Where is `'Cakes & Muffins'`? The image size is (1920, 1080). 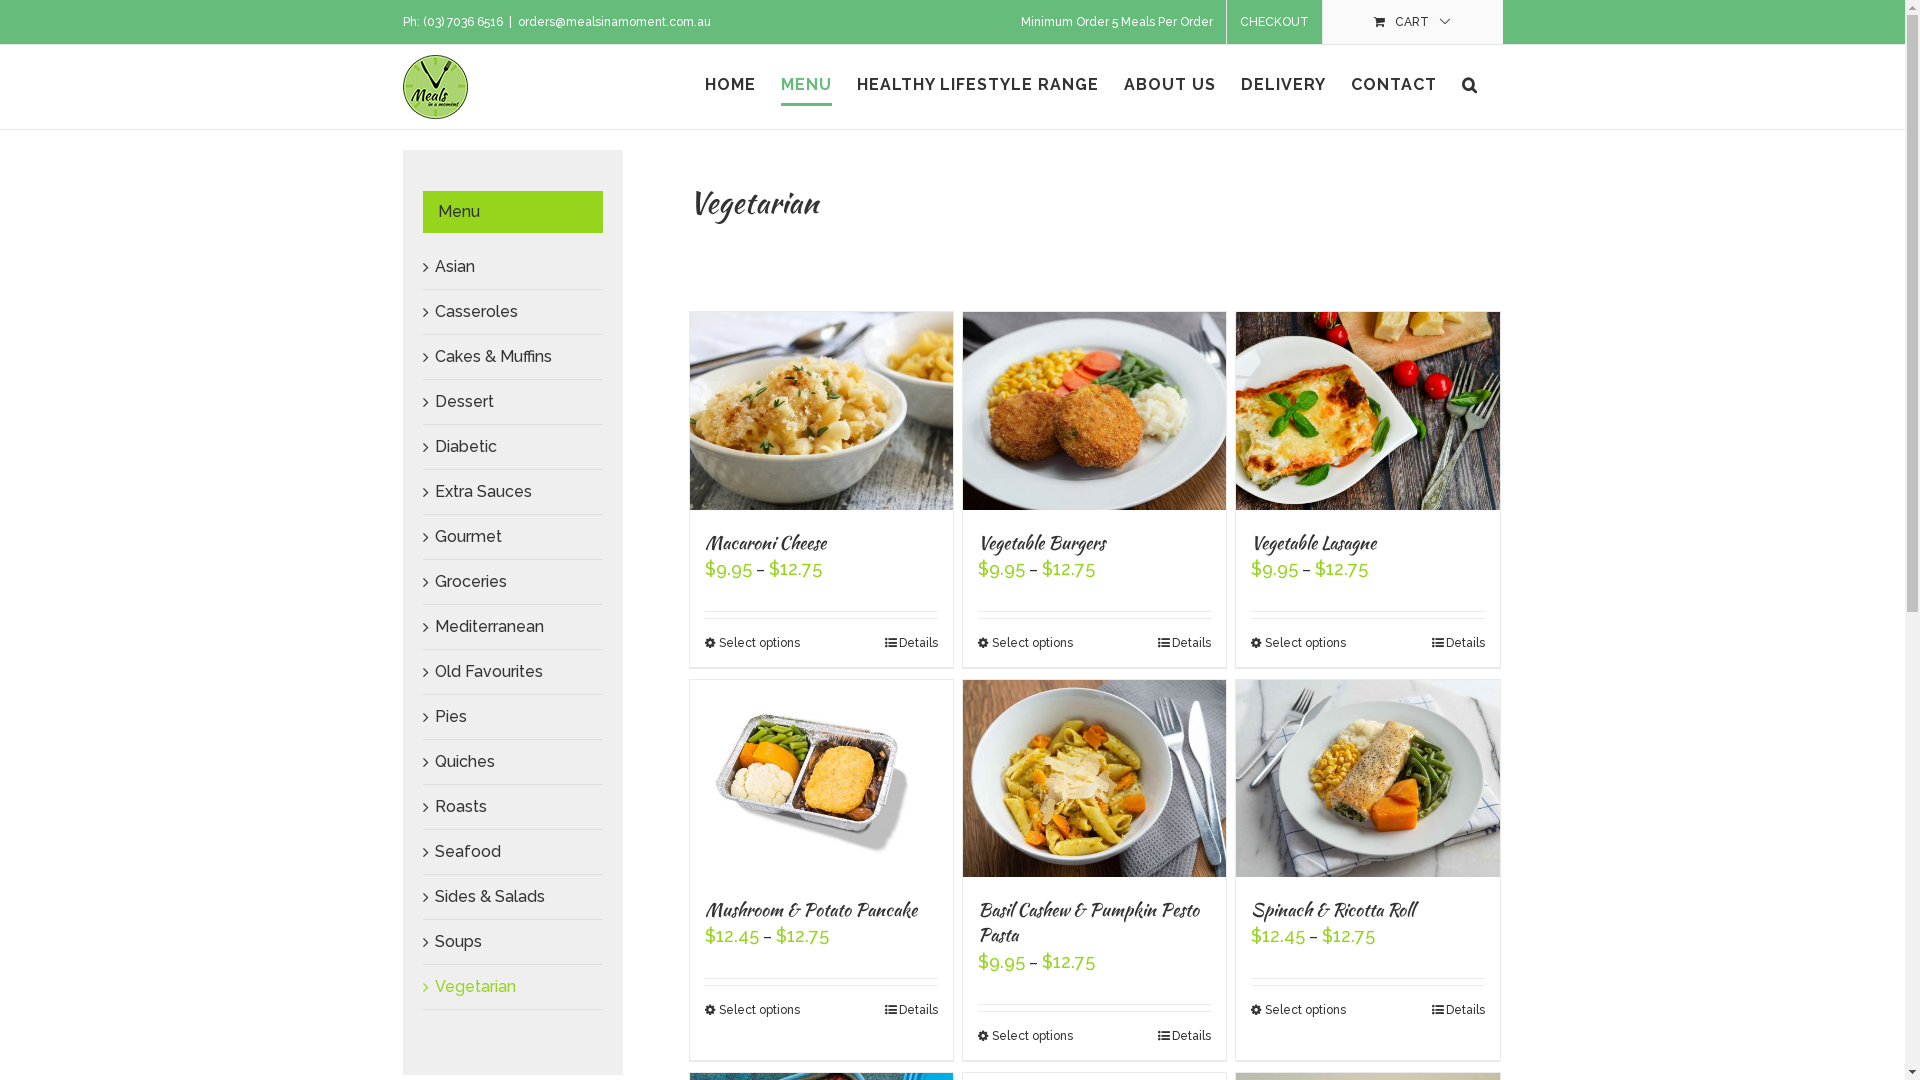
'Cakes & Muffins' is located at coordinates (432, 355).